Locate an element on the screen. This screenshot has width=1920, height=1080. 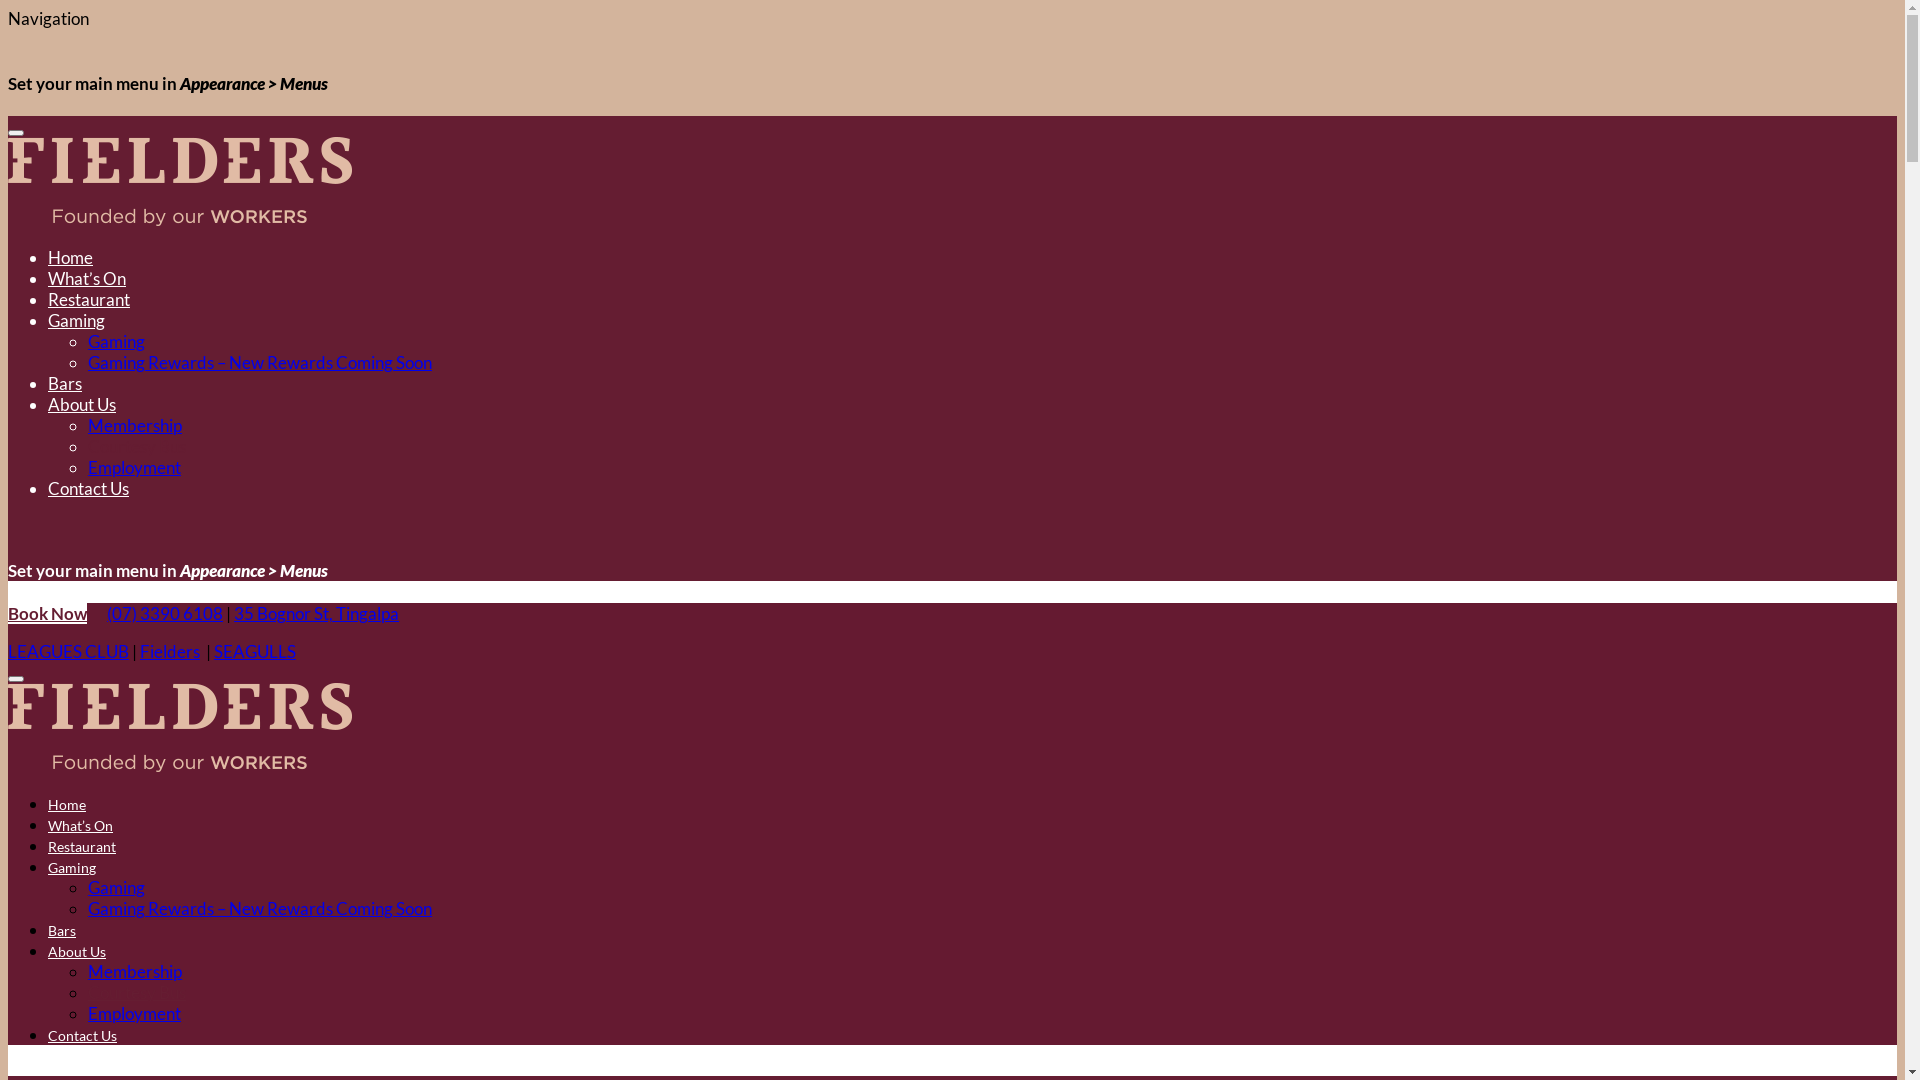
'Book Now' is located at coordinates (47, 612).